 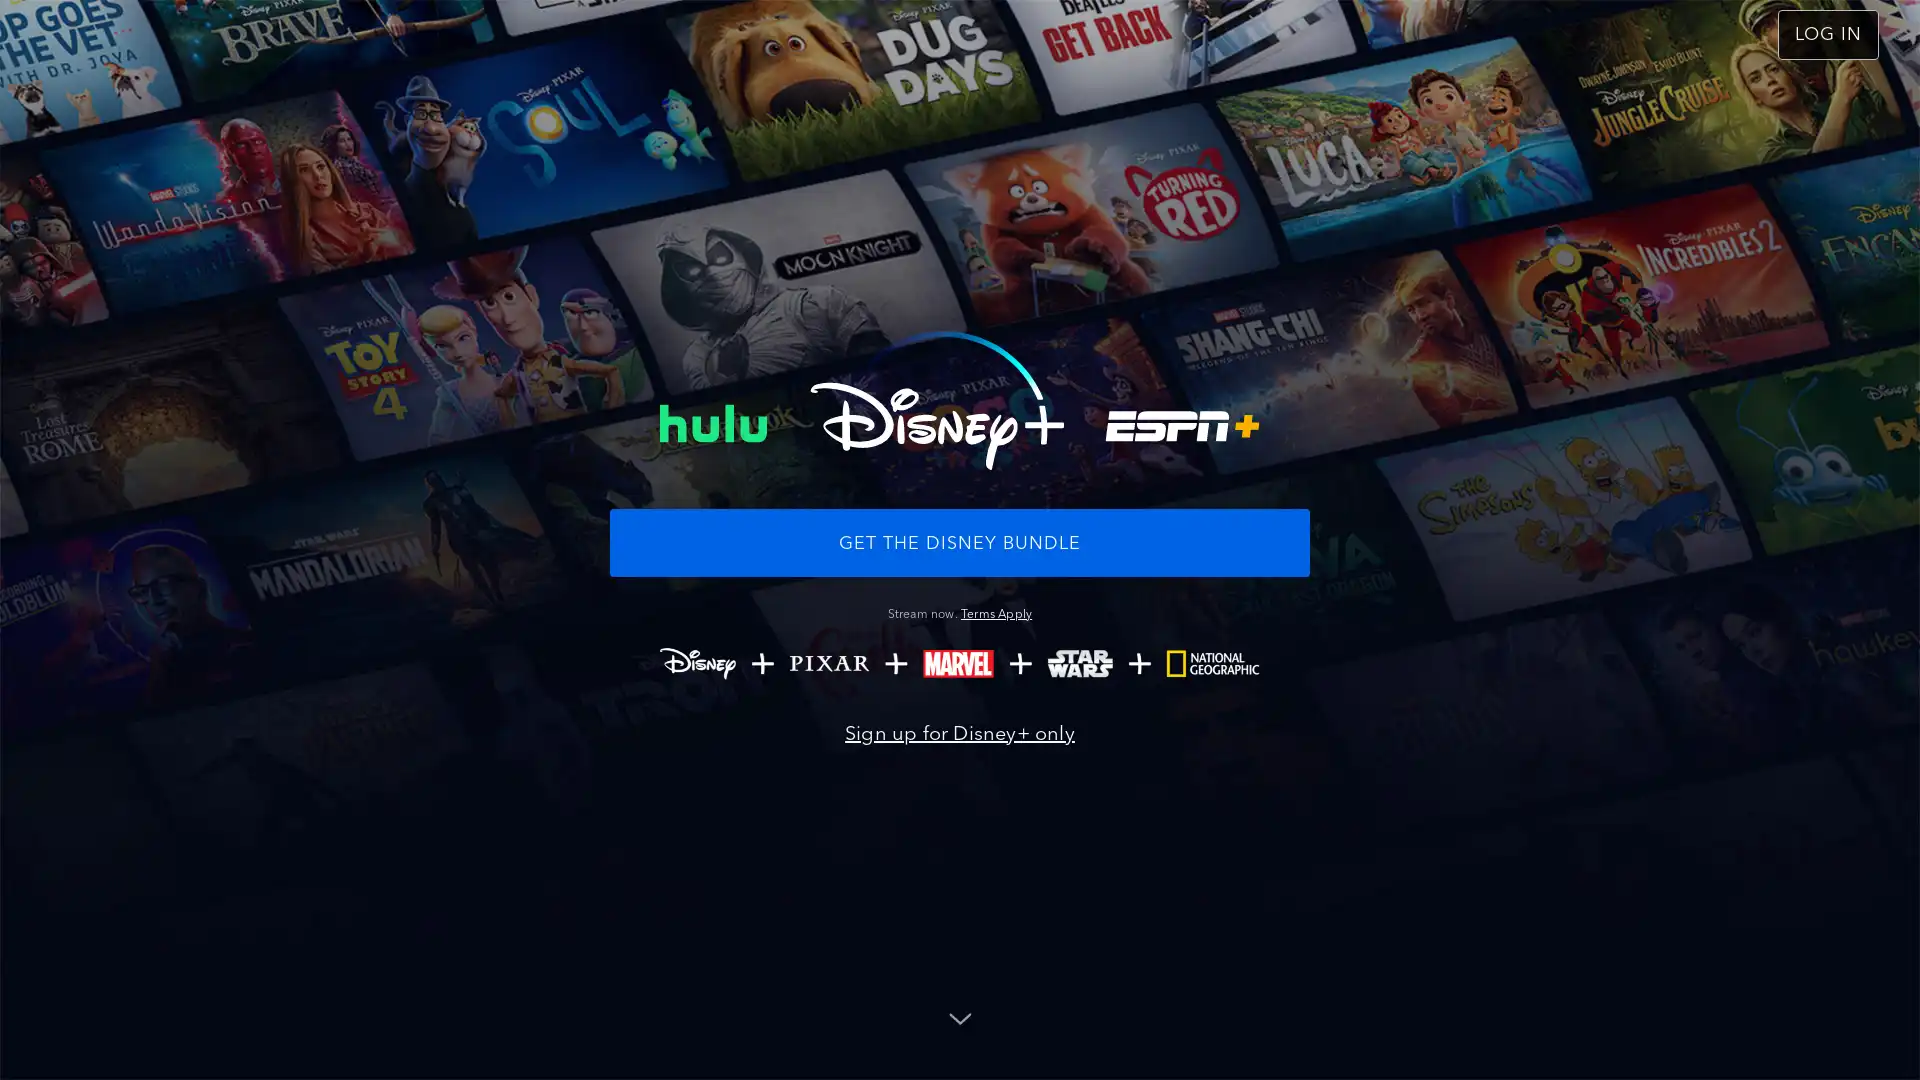 I want to click on Down Arrow, so click(x=960, y=1017).